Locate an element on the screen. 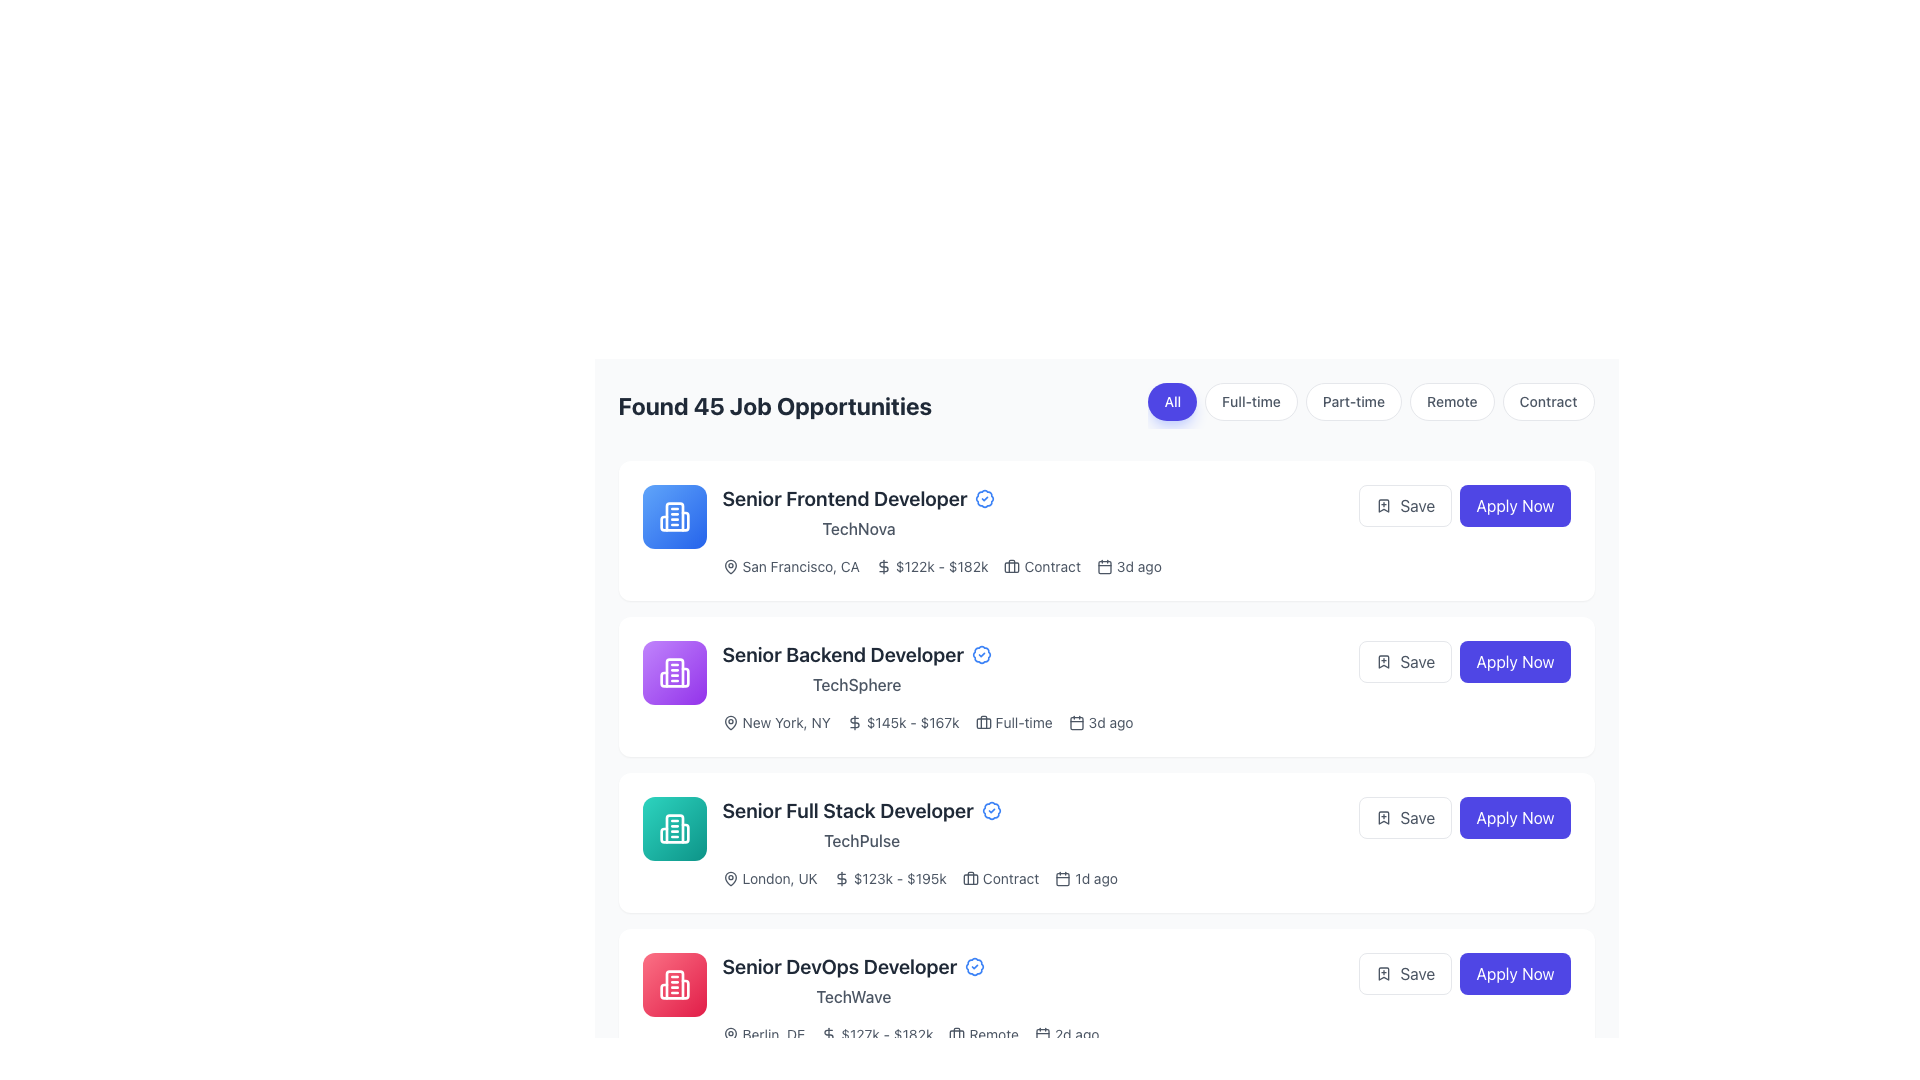 This screenshot has width=1920, height=1080. the label displaying the employment type 'Contract' located in the first job opportunity card, positioned between the salary range and posting time is located at coordinates (1041, 567).